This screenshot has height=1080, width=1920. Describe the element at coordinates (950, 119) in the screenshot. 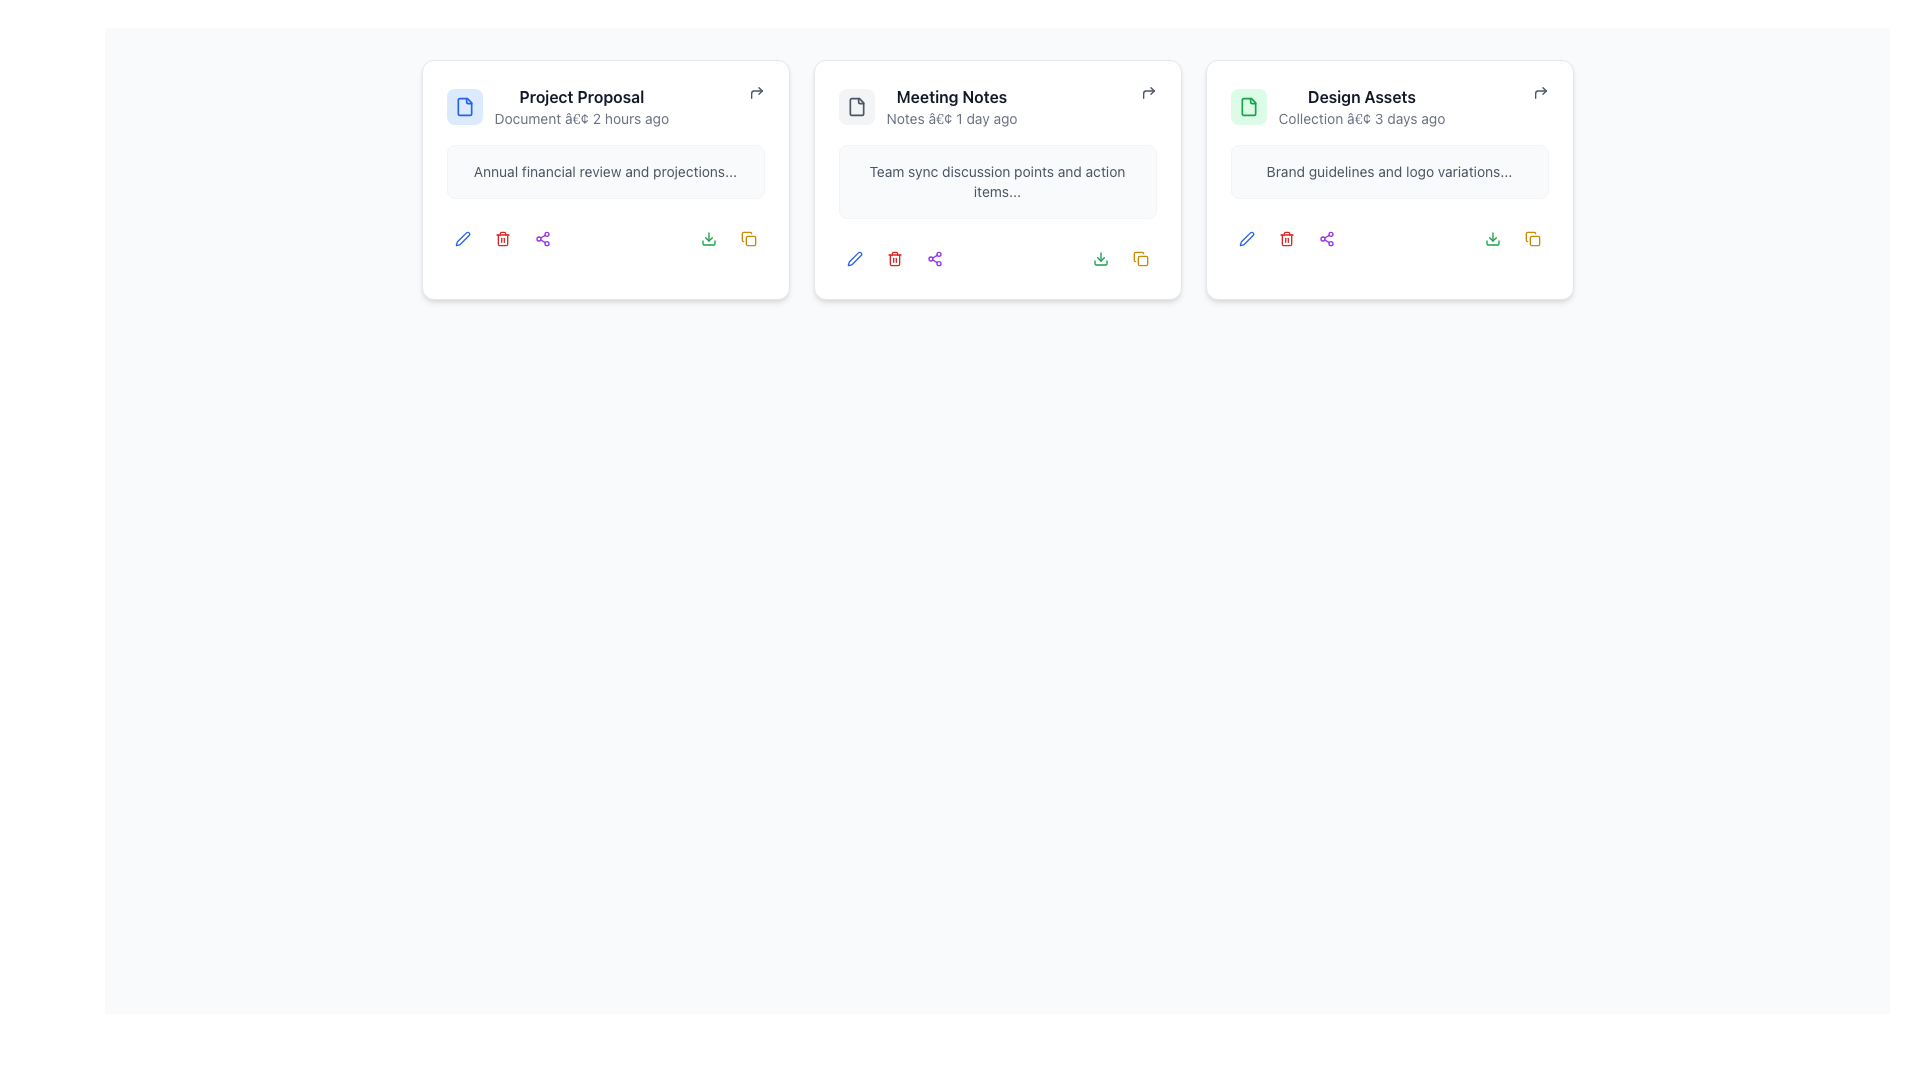

I see `the Text label that indicates 'Notes' and shows a timestamp of '1 day ago', located below 'Meeting Notes' within the center card of a triplet of cards` at that location.